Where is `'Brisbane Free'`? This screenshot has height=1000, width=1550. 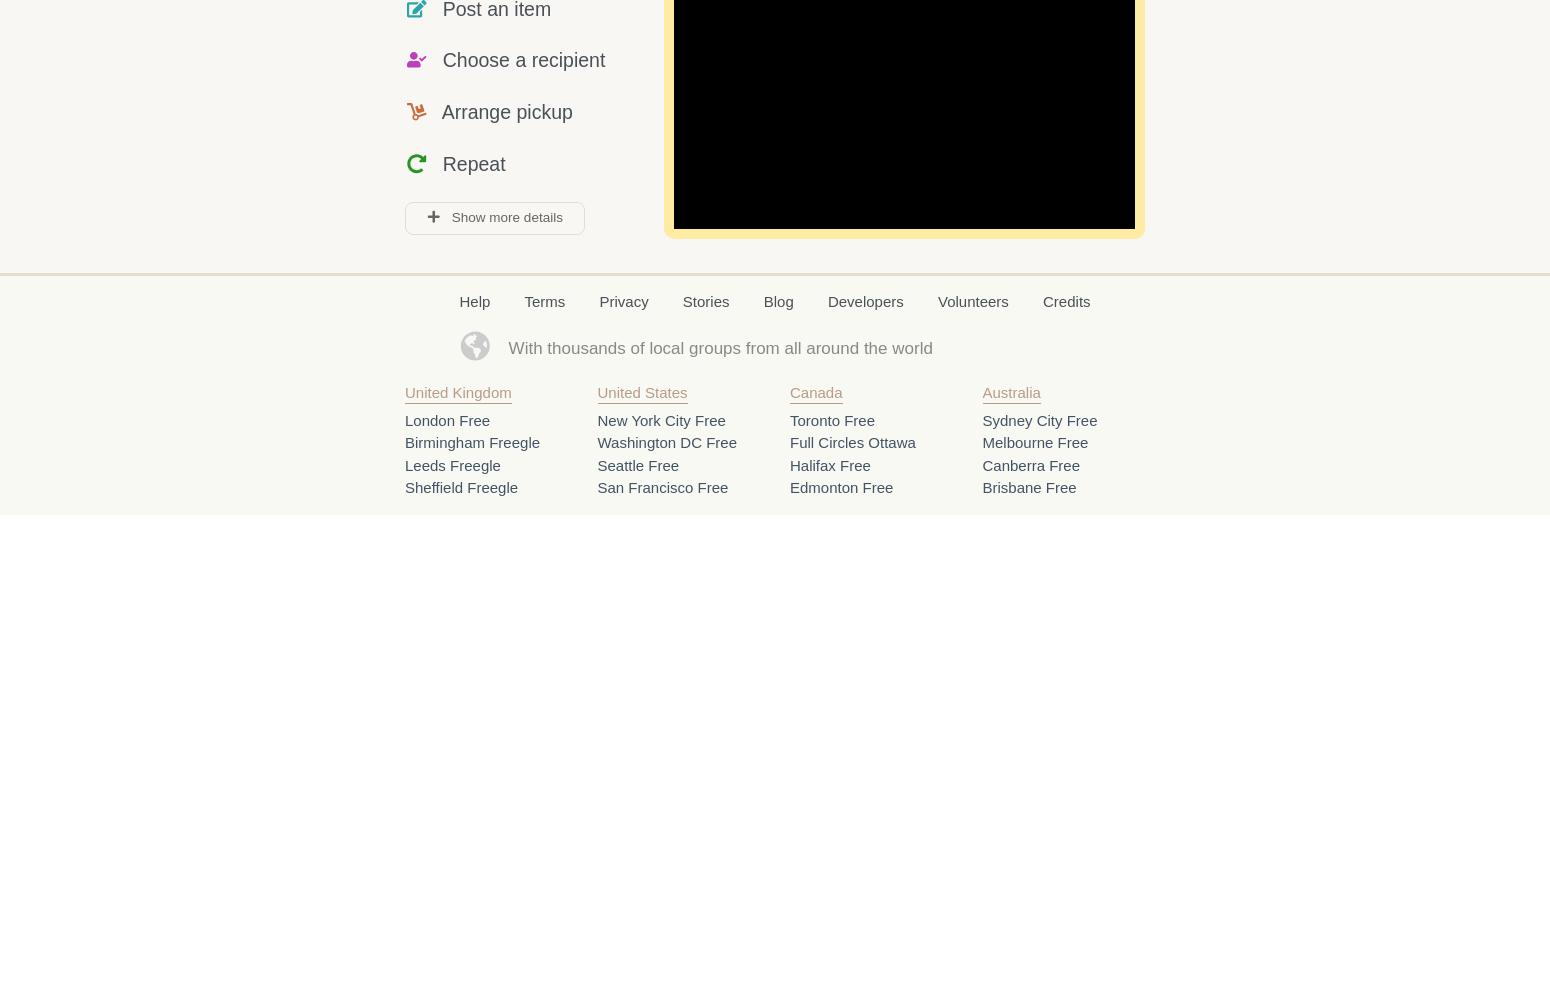
'Brisbane Free' is located at coordinates (1029, 486).